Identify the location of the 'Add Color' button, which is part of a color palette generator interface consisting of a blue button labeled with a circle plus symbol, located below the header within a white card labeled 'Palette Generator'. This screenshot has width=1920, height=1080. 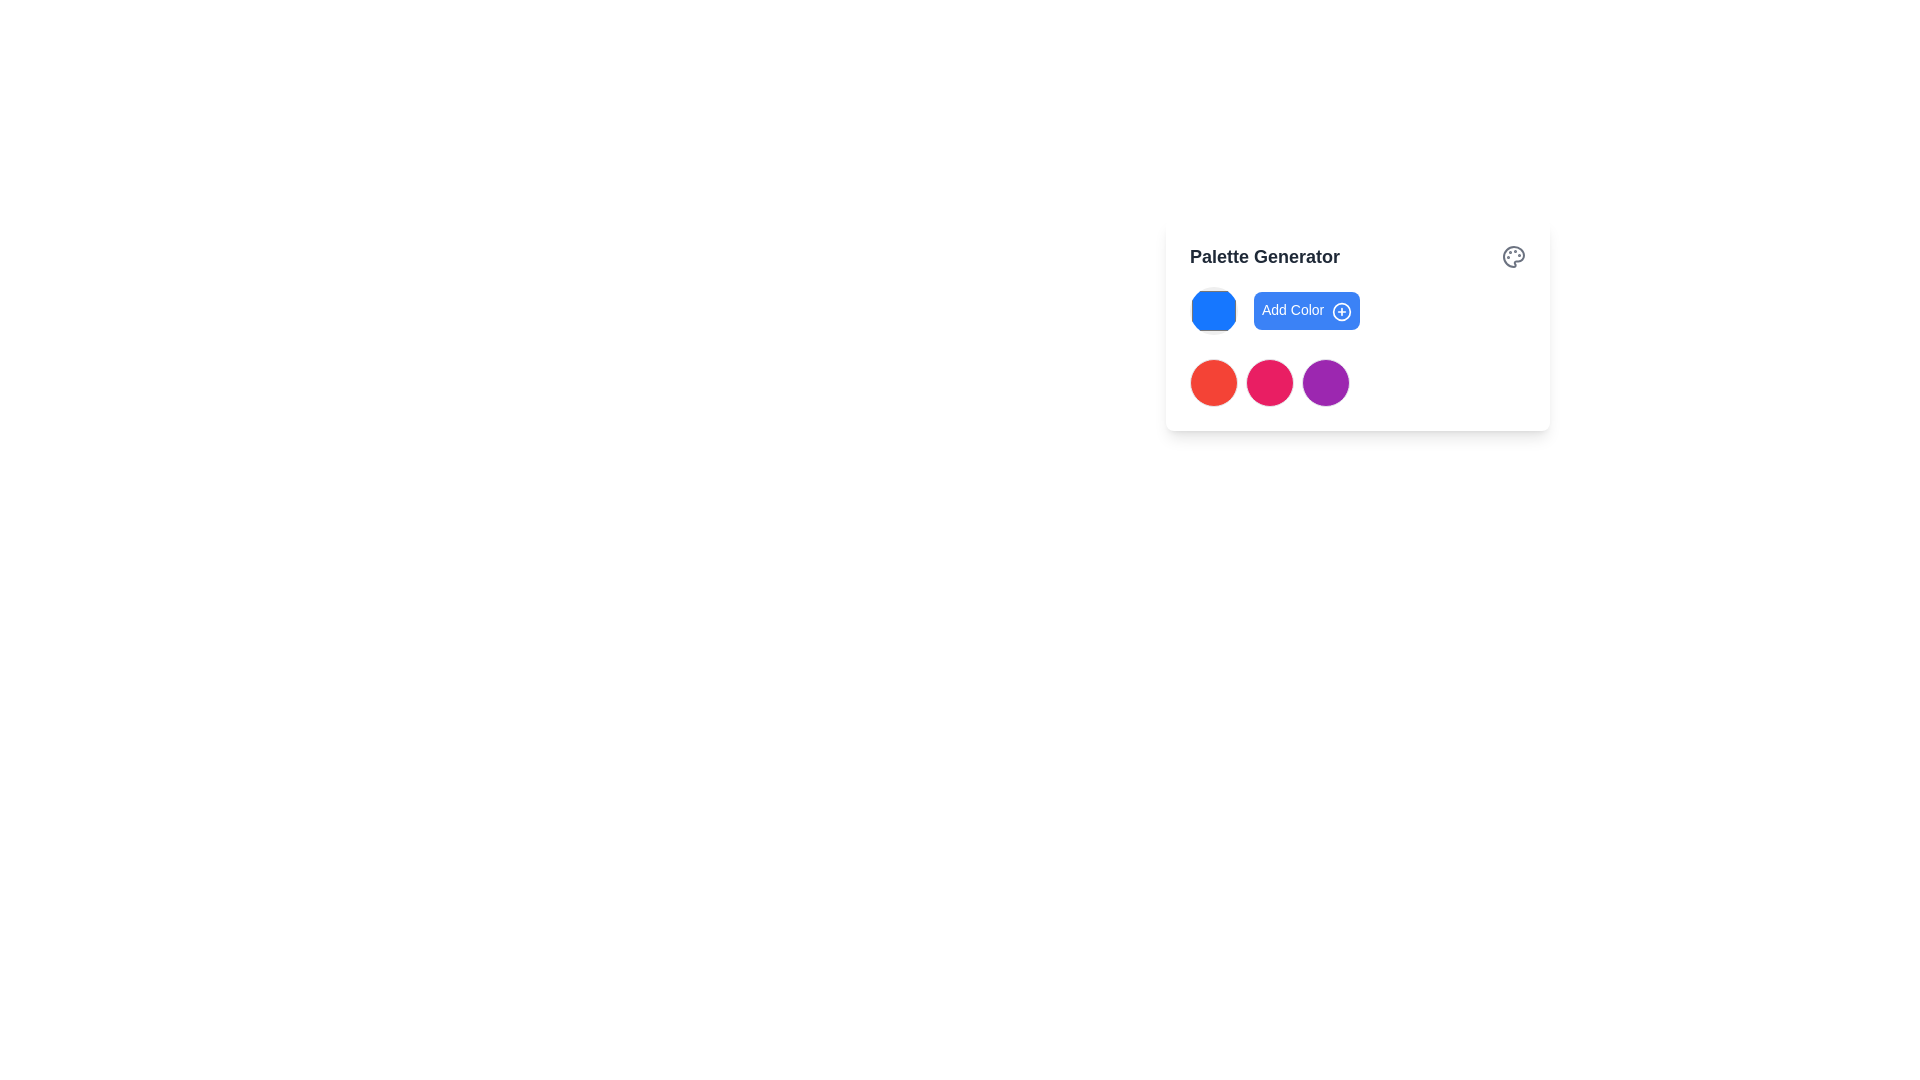
(1358, 311).